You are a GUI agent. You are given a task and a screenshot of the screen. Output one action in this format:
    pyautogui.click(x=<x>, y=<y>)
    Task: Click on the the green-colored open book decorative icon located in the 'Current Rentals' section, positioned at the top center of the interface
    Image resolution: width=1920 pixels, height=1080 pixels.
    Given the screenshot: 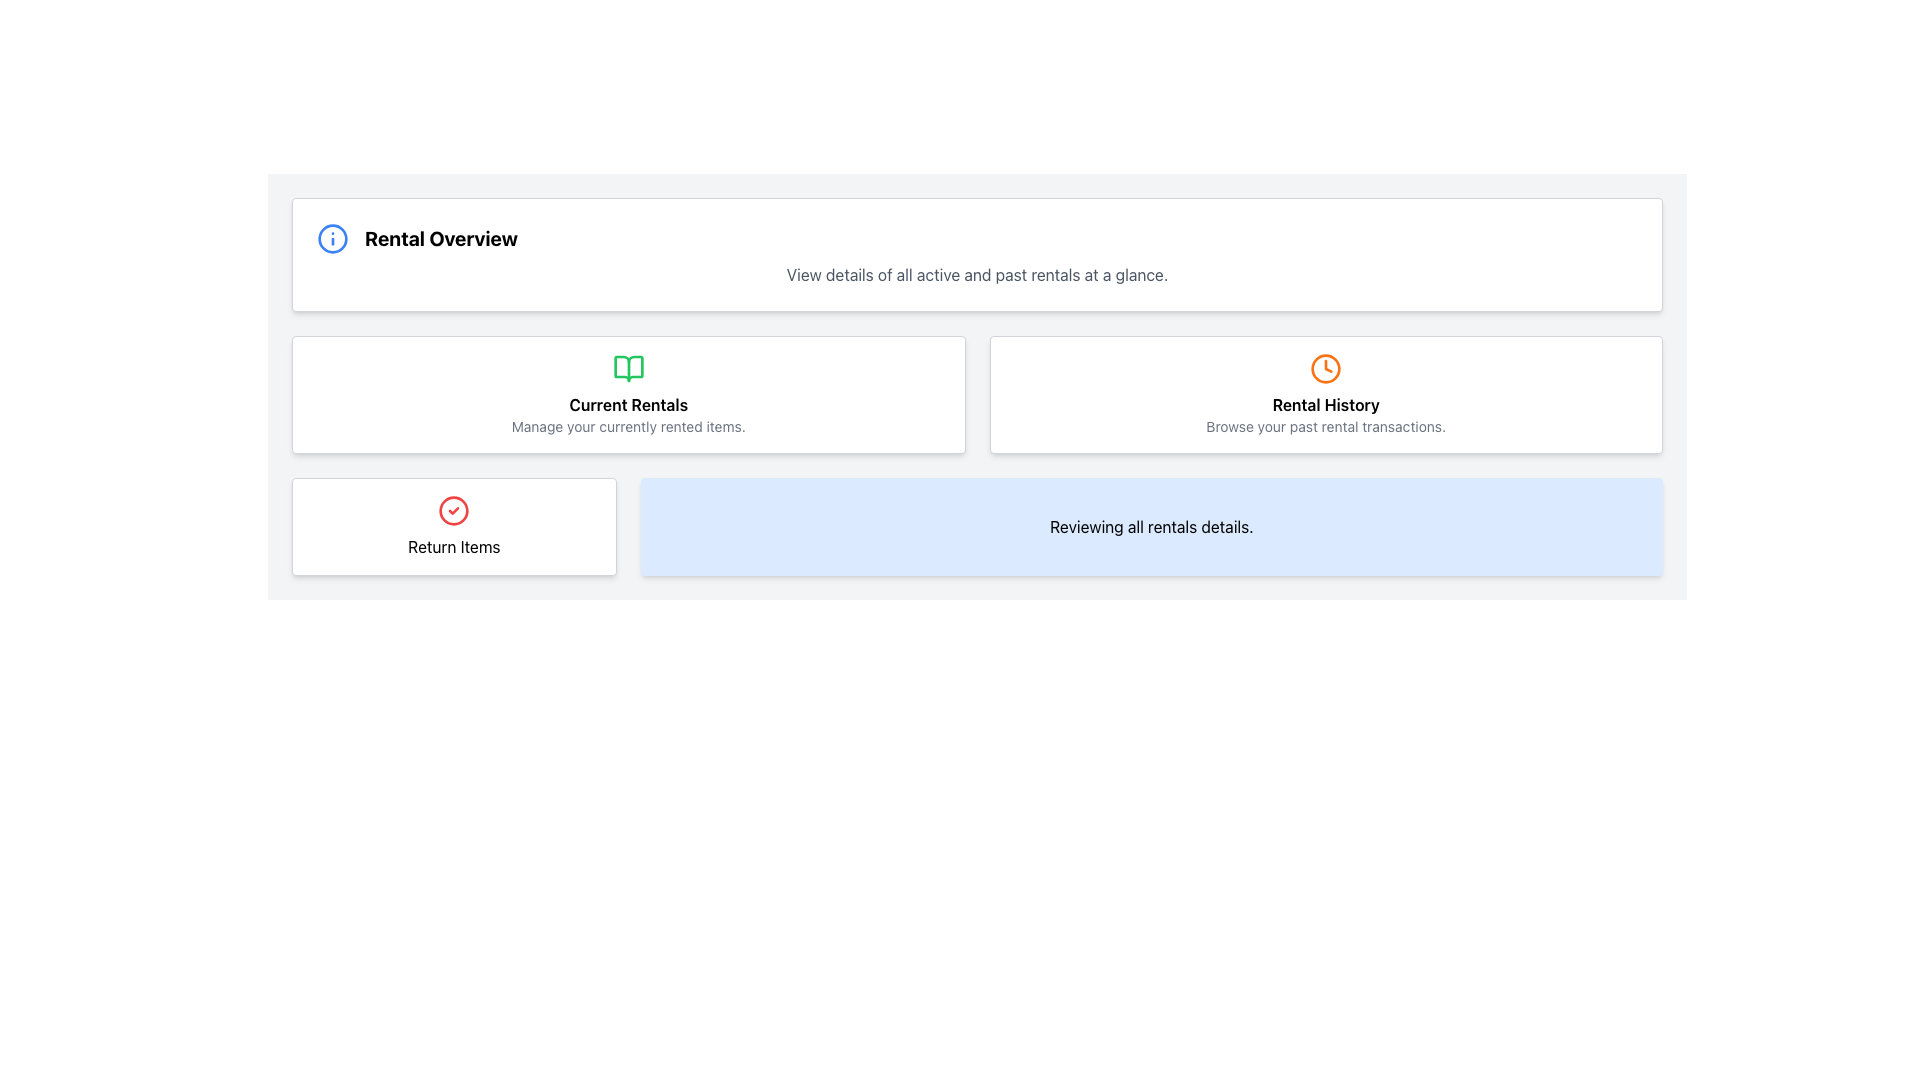 What is the action you would take?
    pyautogui.click(x=627, y=369)
    